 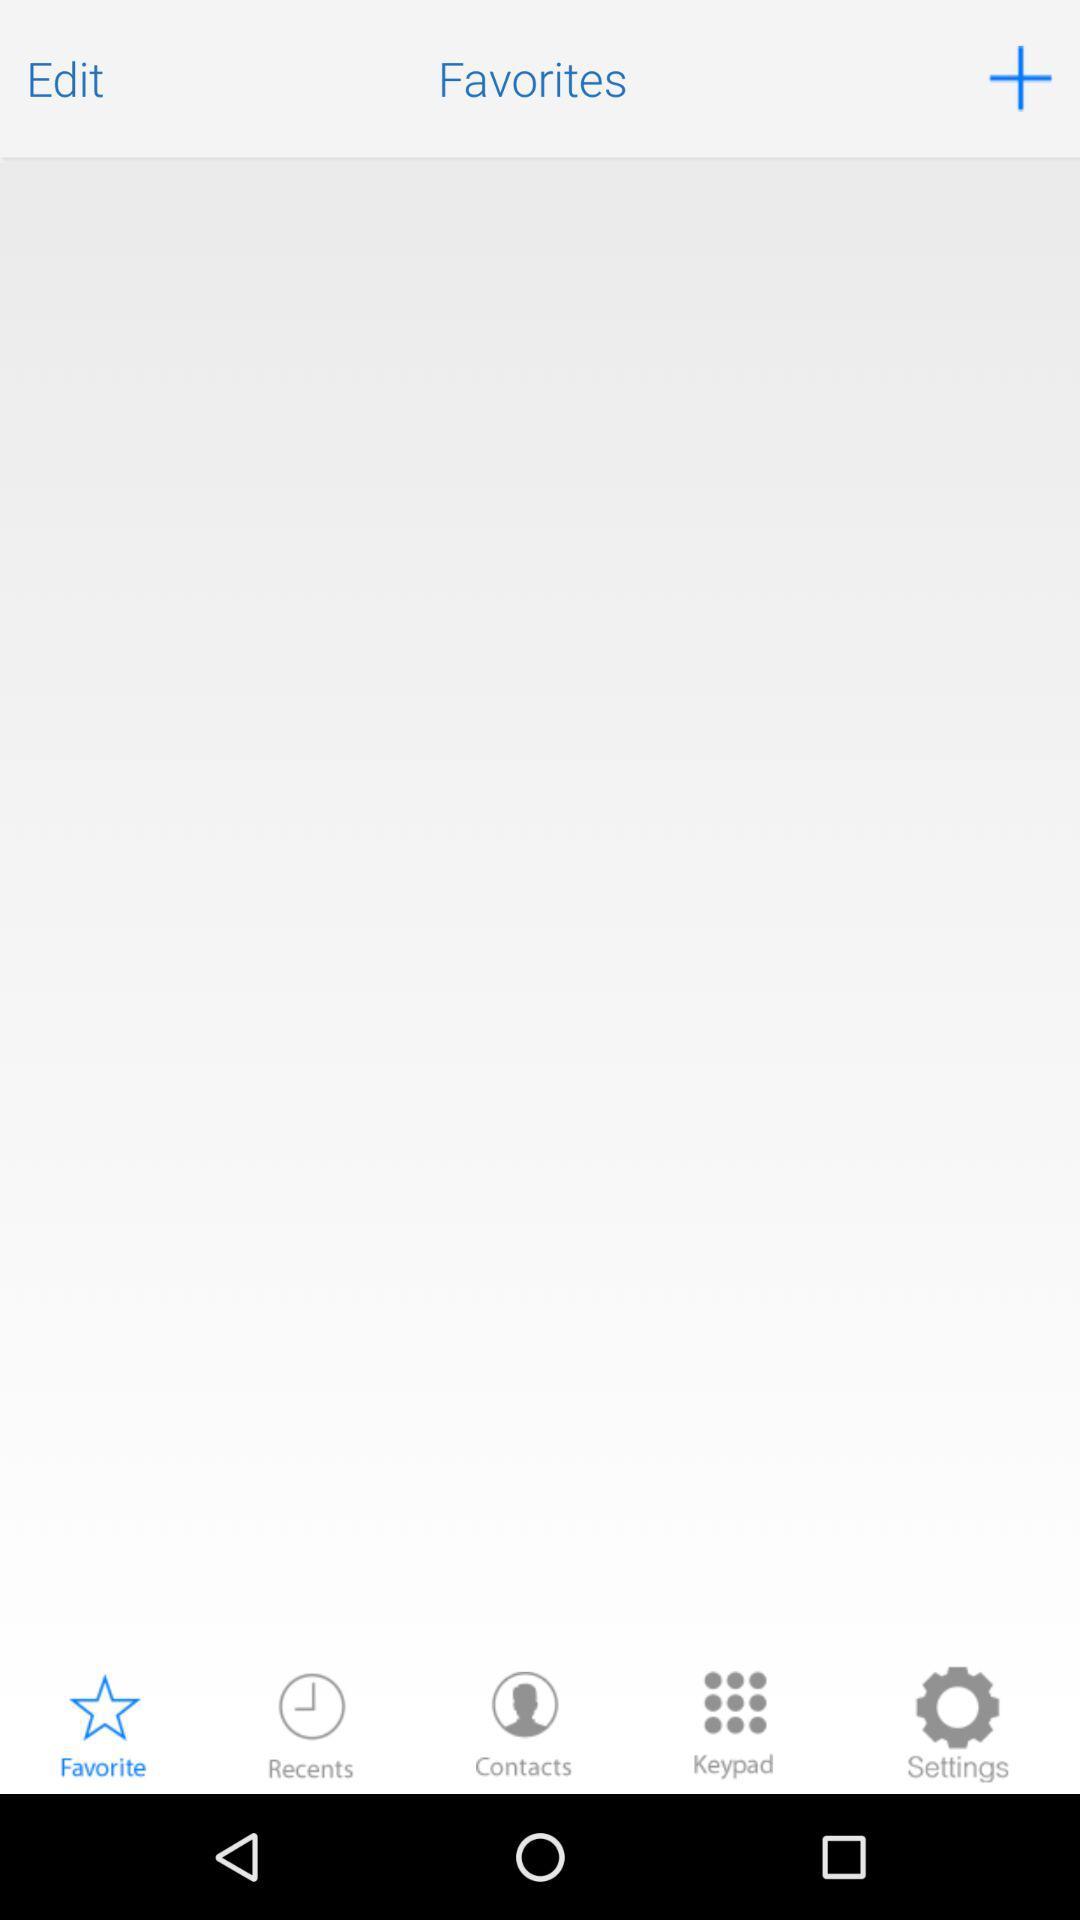 I want to click on click on person for contacts, so click(x=523, y=1723).